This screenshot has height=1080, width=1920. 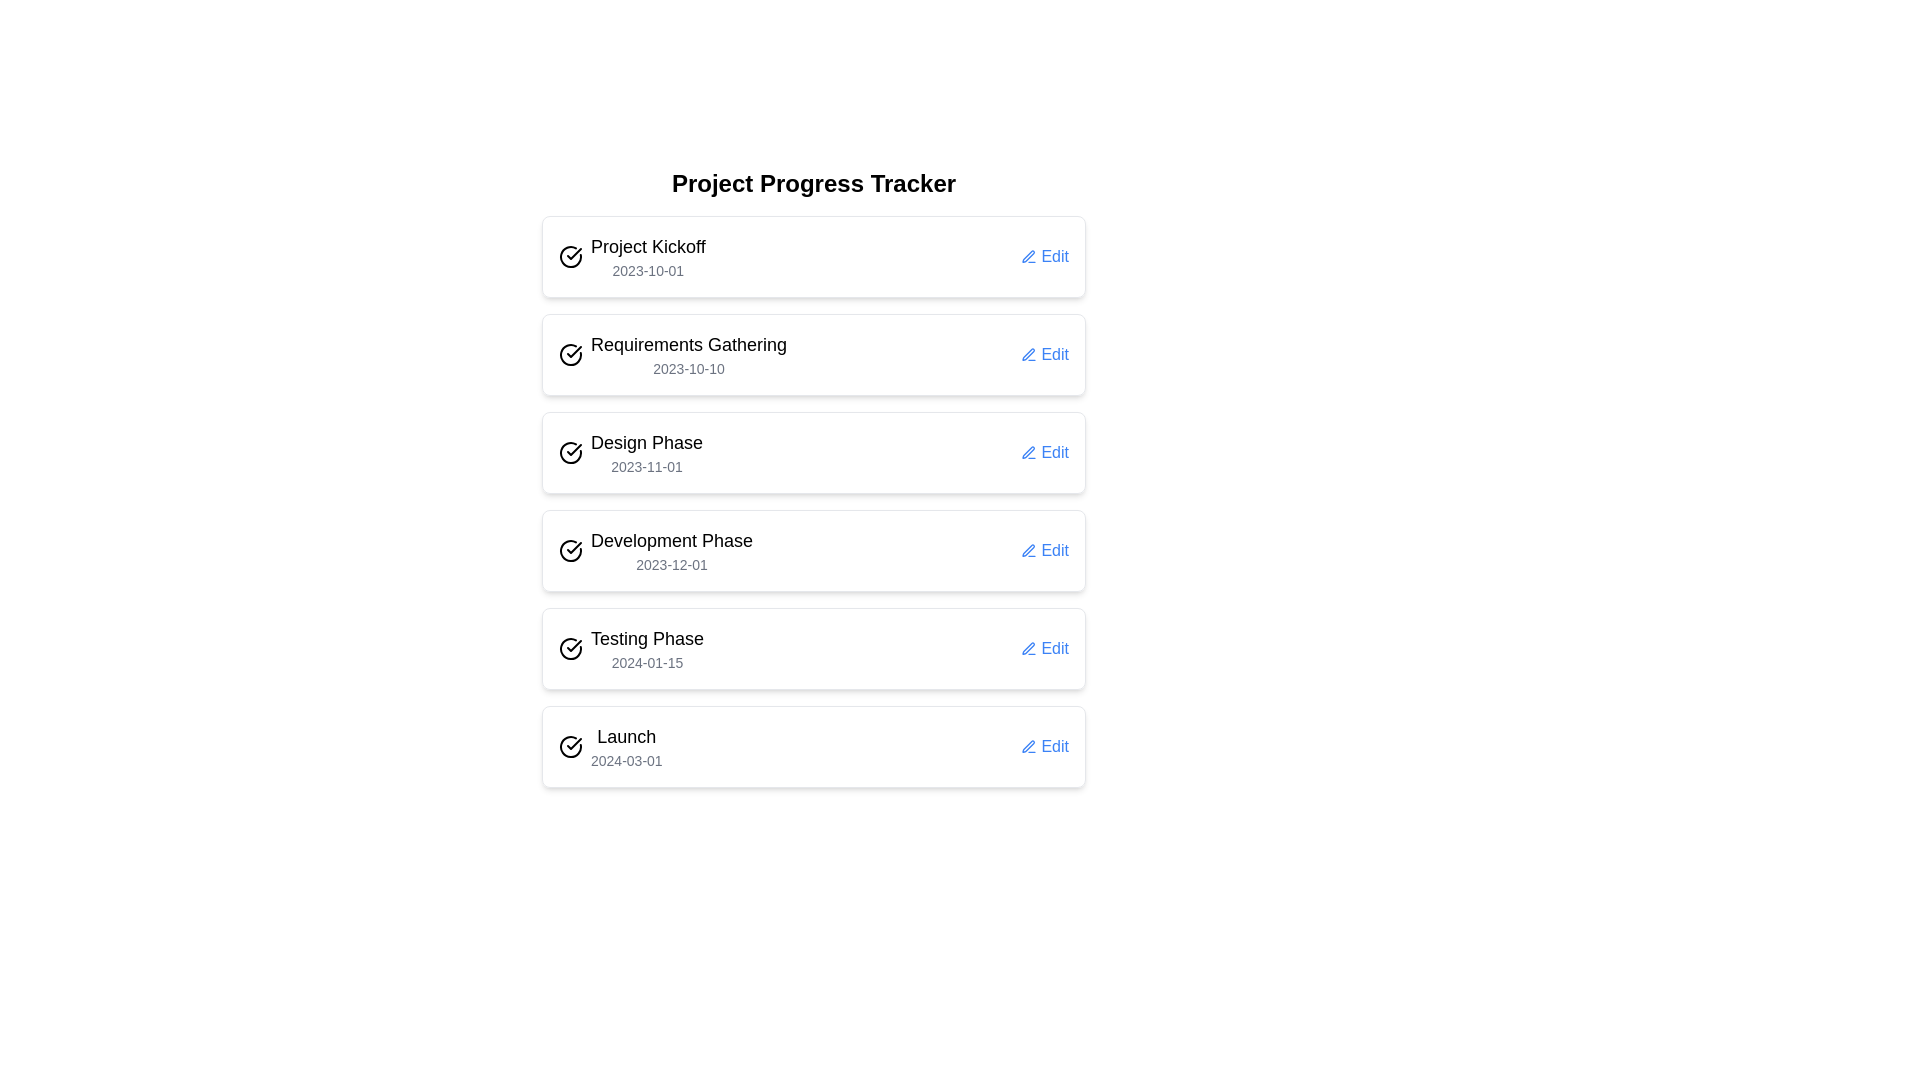 What do you see at coordinates (689, 353) in the screenshot?
I see `the composite textual label displaying 'Requirements Gathering' in the Project Progress Tracker, which is the second item in the list` at bounding box center [689, 353].